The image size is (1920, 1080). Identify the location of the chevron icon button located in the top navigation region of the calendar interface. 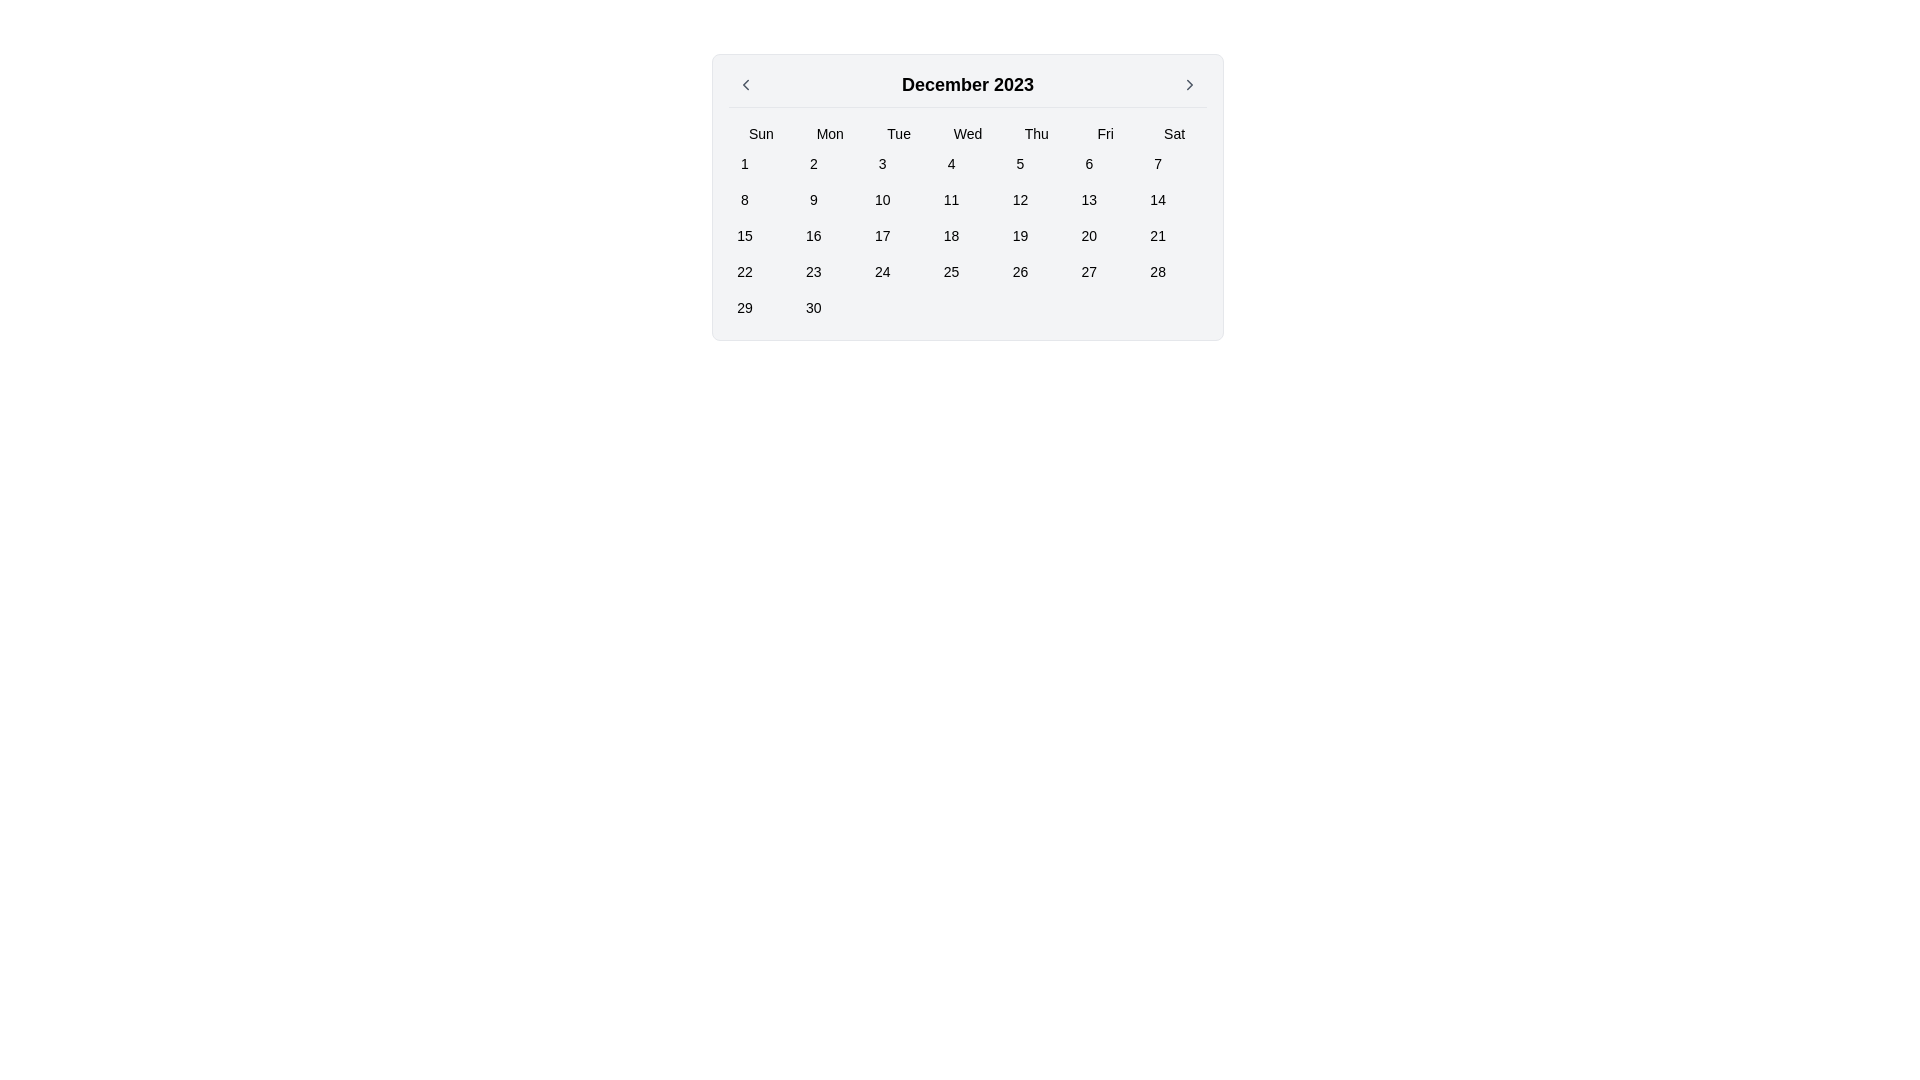
(1190, 83).